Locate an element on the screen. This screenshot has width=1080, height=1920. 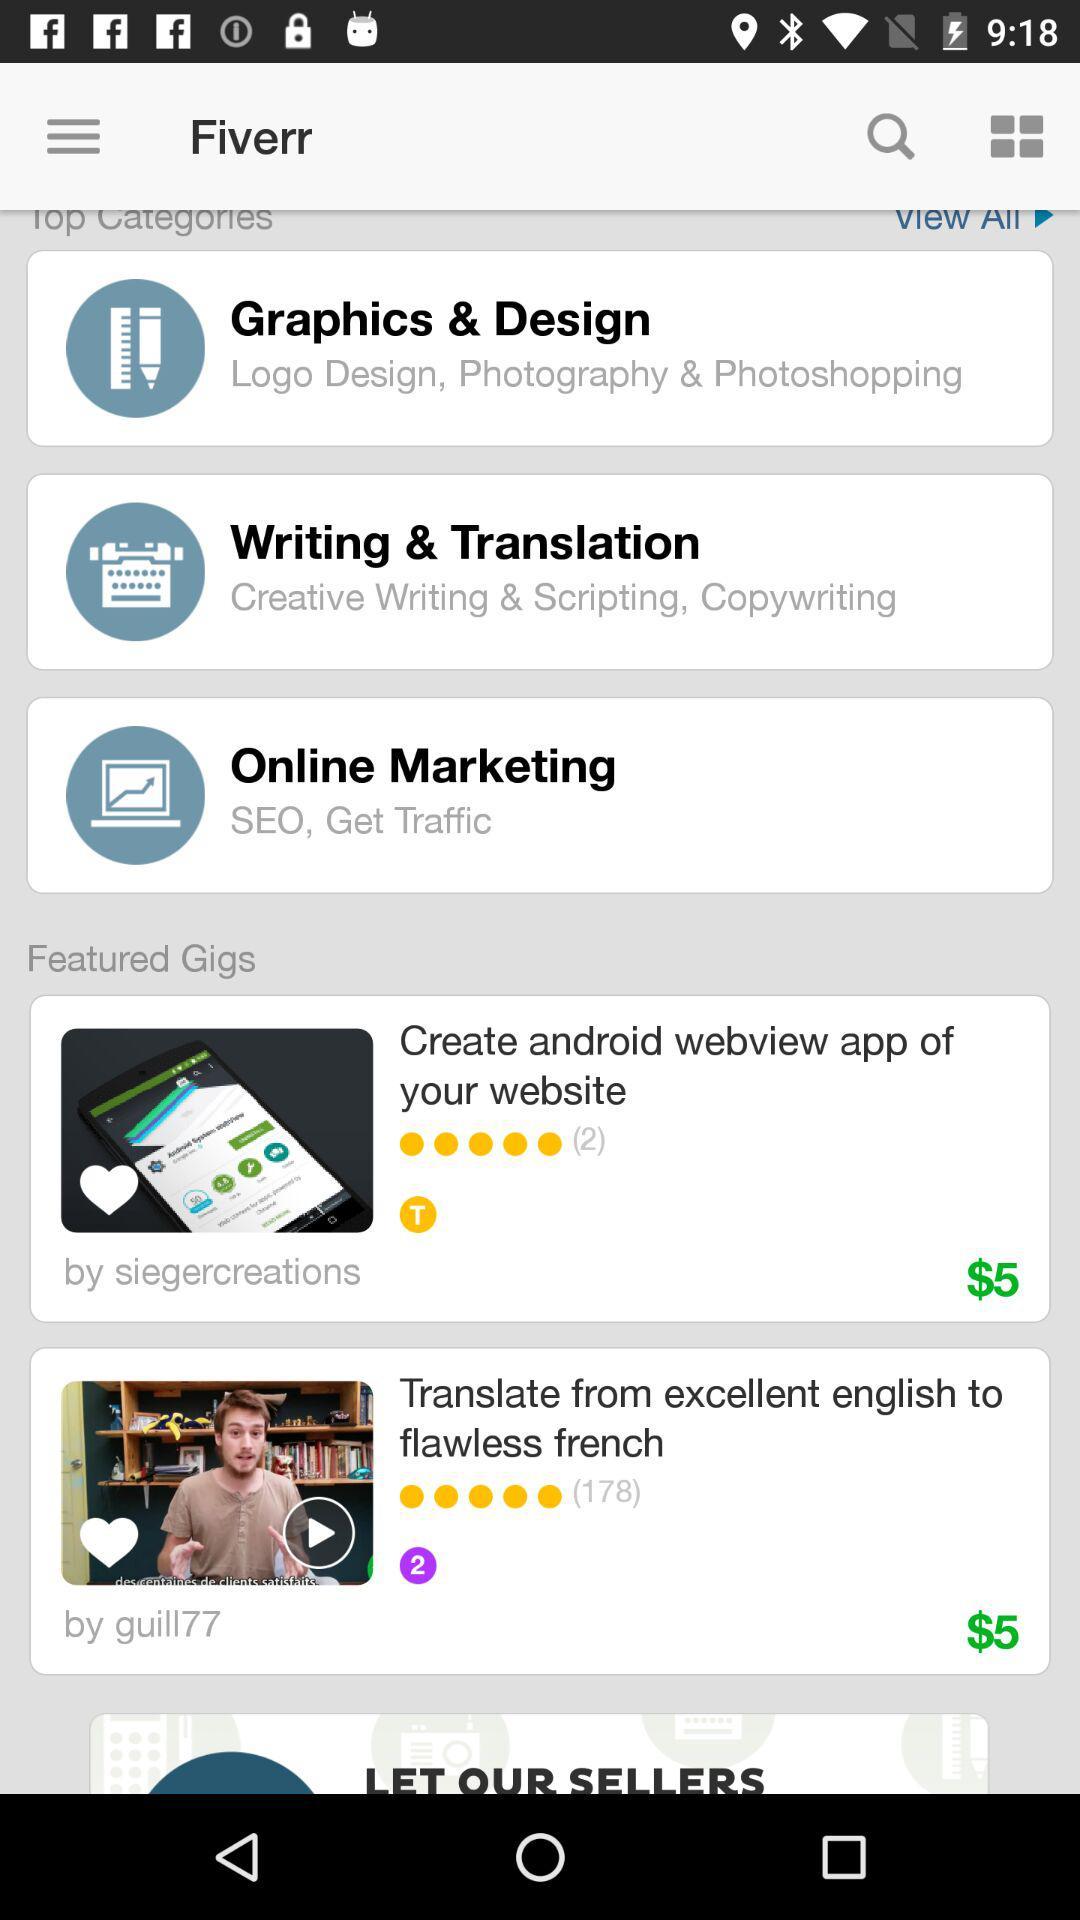
video is located at coordinates (318, 1531).